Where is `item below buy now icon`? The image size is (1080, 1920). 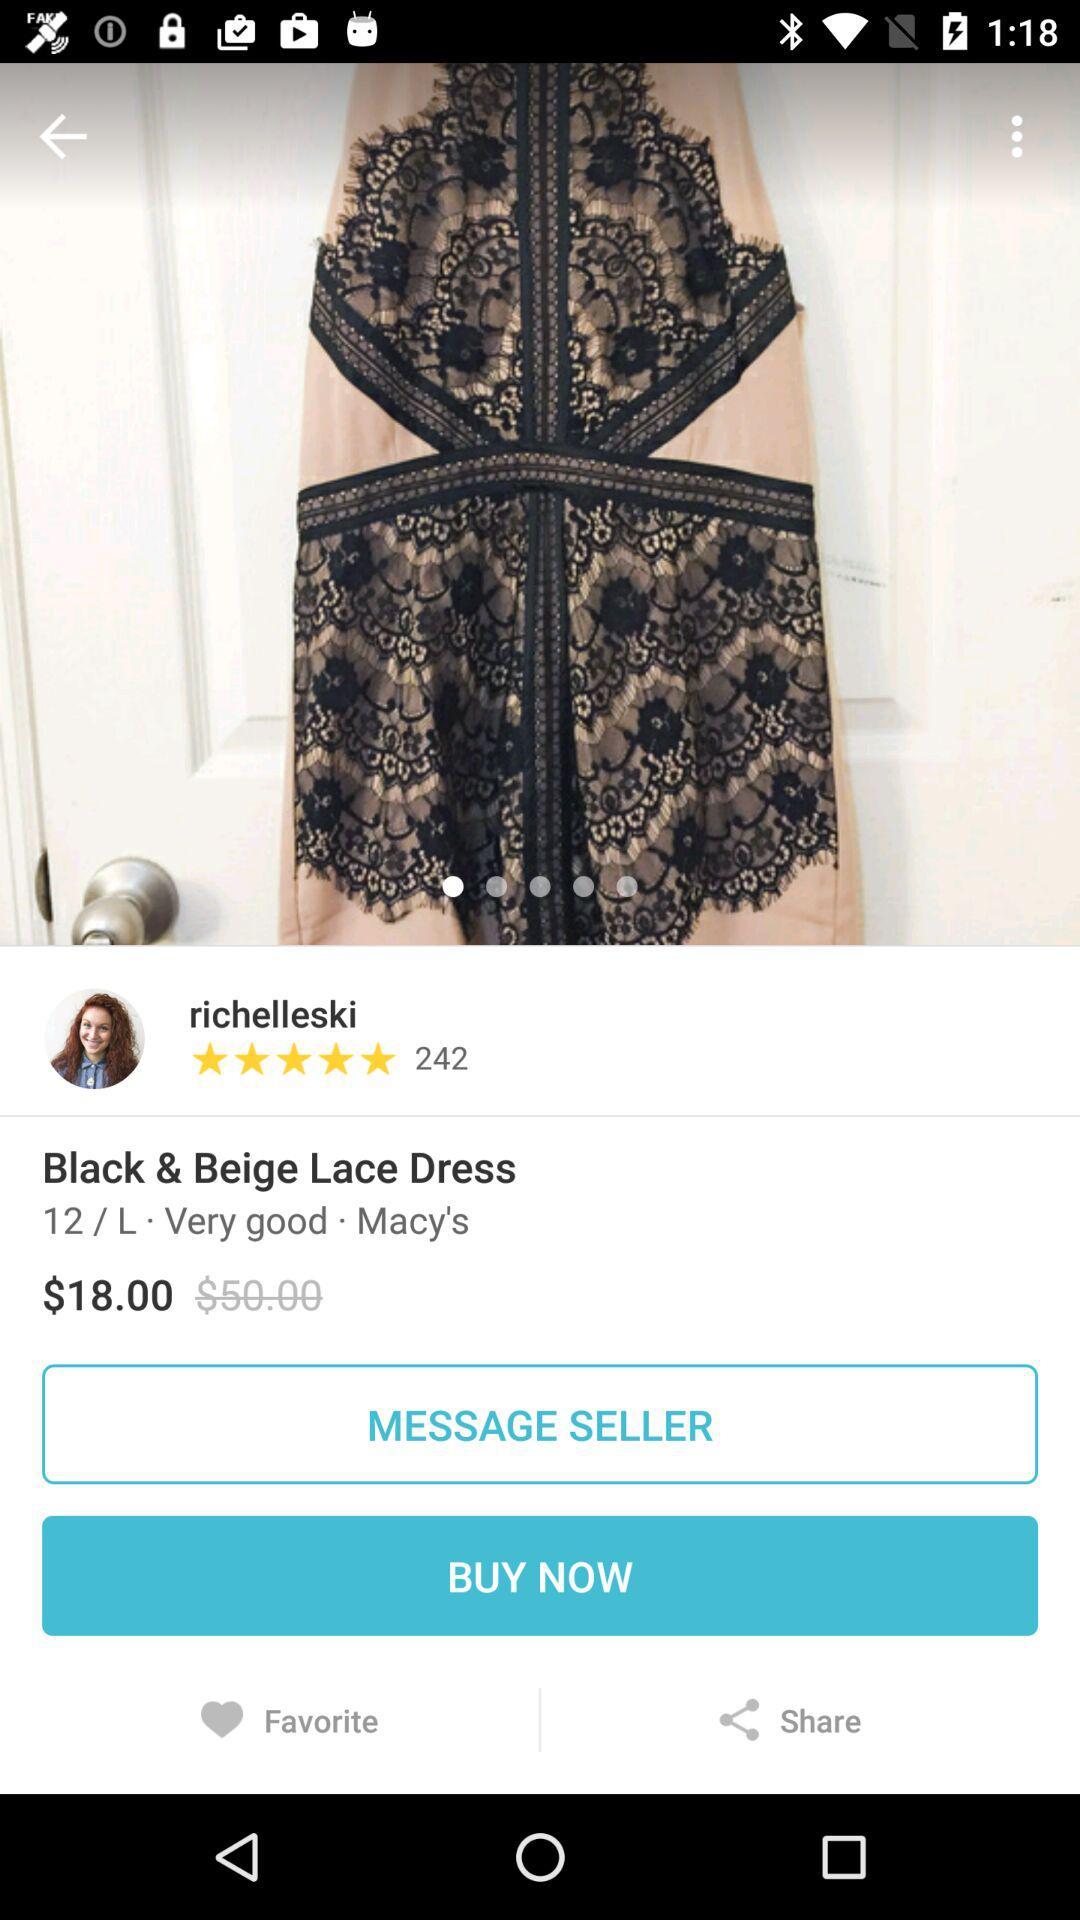
item below buy now icon is located at coordinates (788, 1719).